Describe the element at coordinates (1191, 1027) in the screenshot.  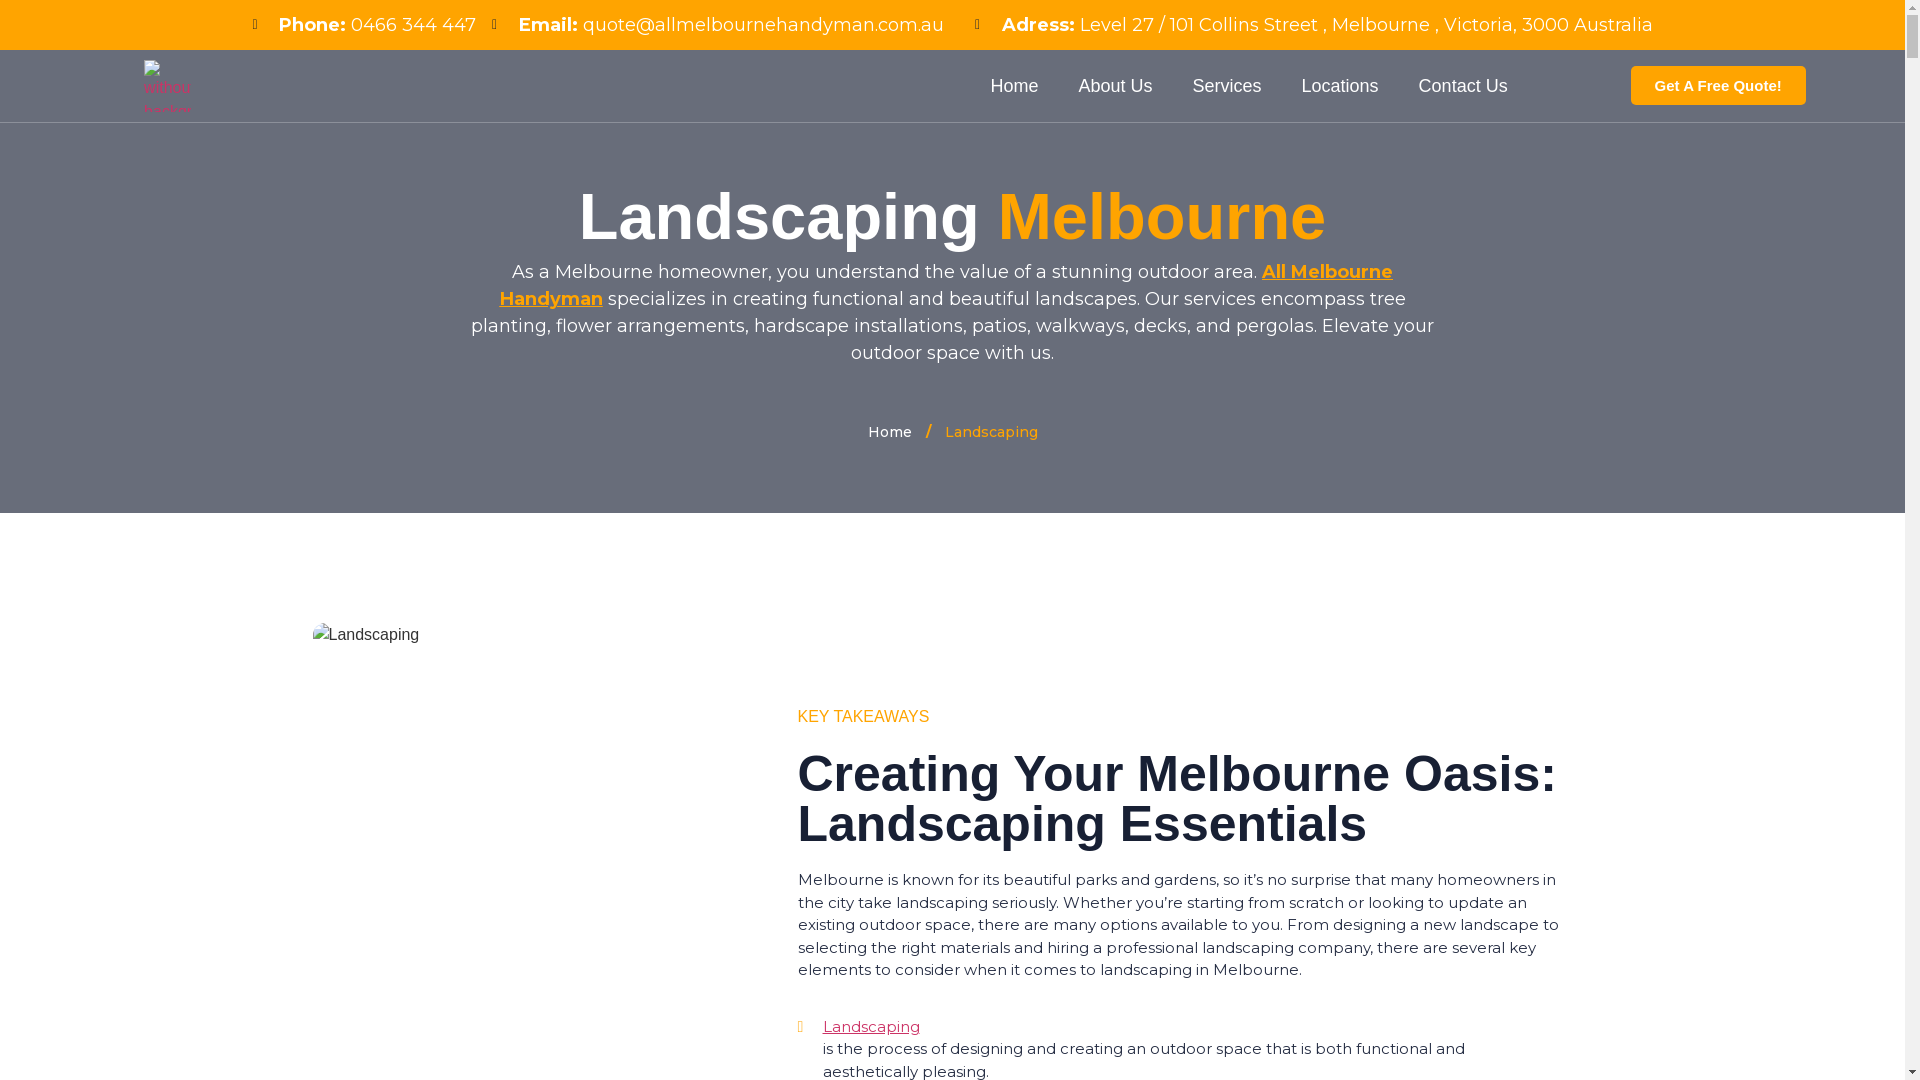
I see `'Landscaping'` at that location.